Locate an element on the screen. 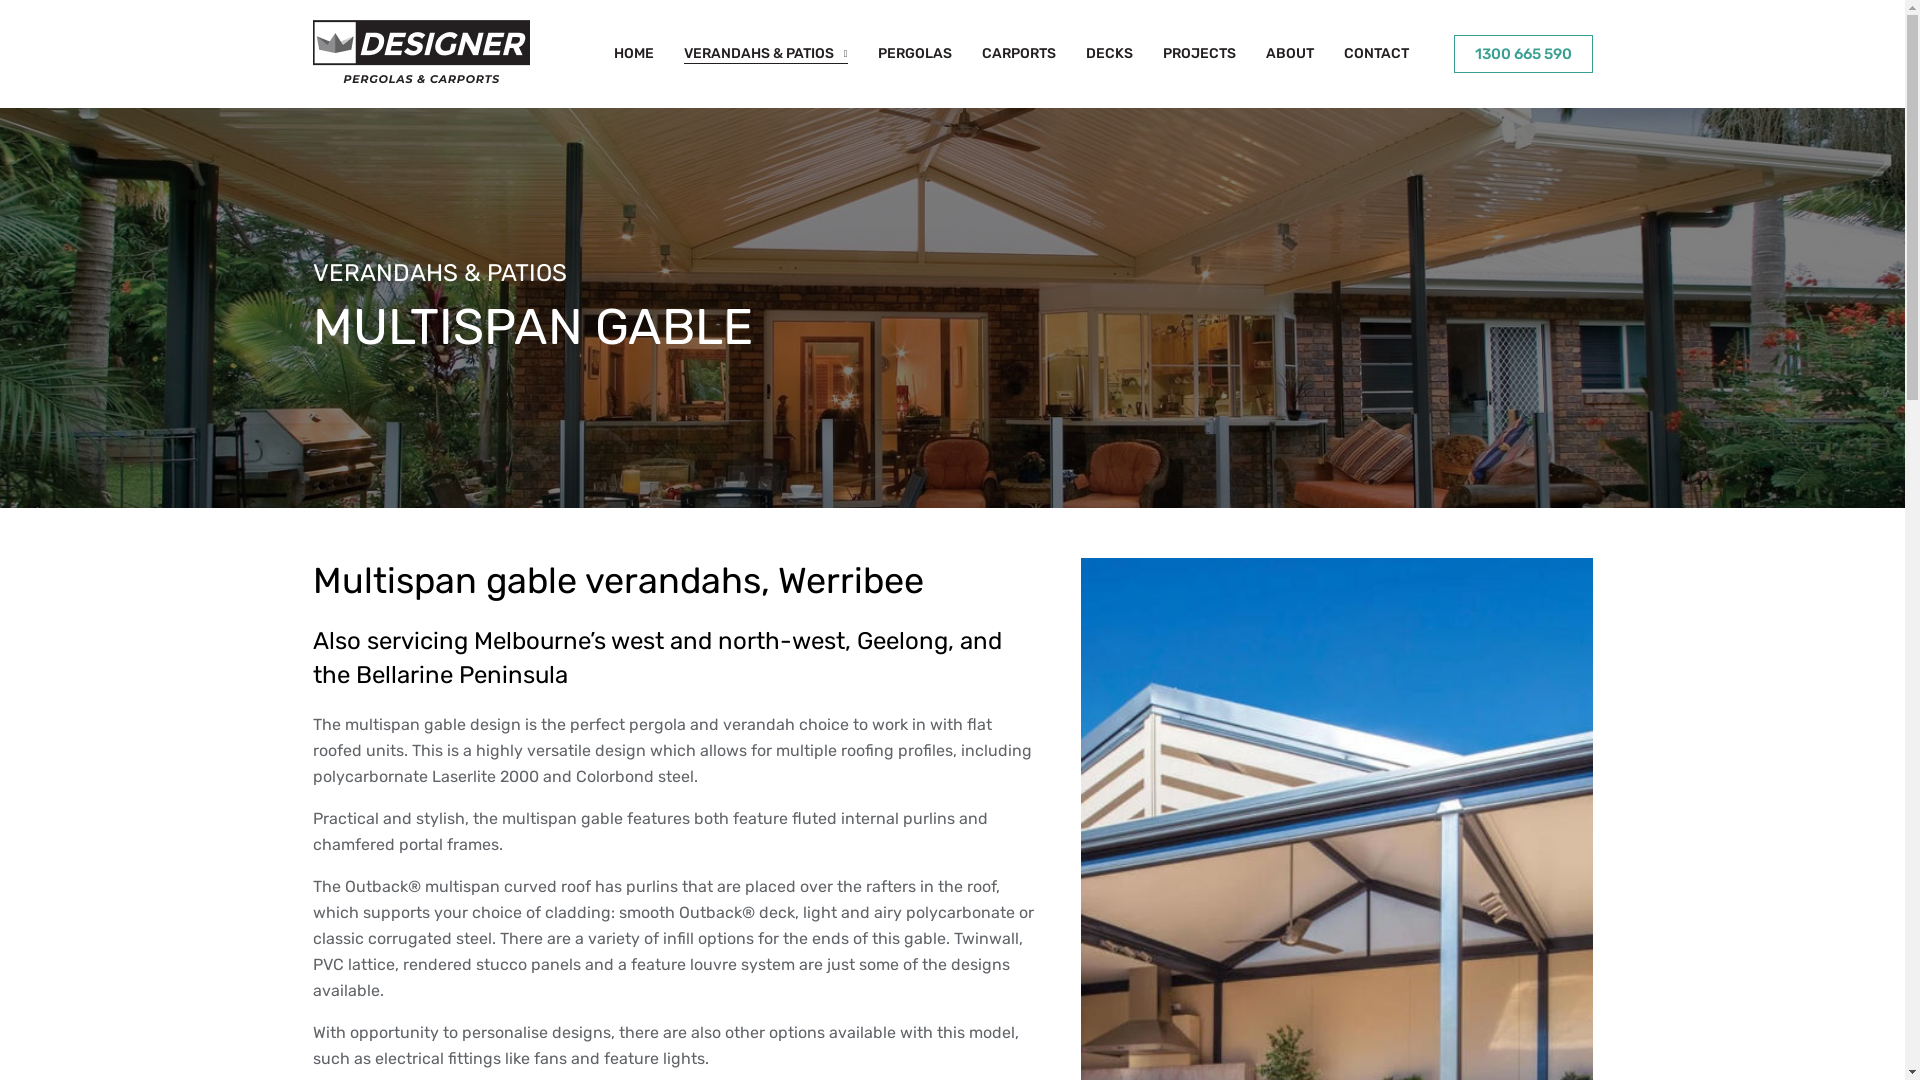 The height and width of the screenshot is (1080, 1920). 'PERGOLAS' is located at coordinates (878, 53).